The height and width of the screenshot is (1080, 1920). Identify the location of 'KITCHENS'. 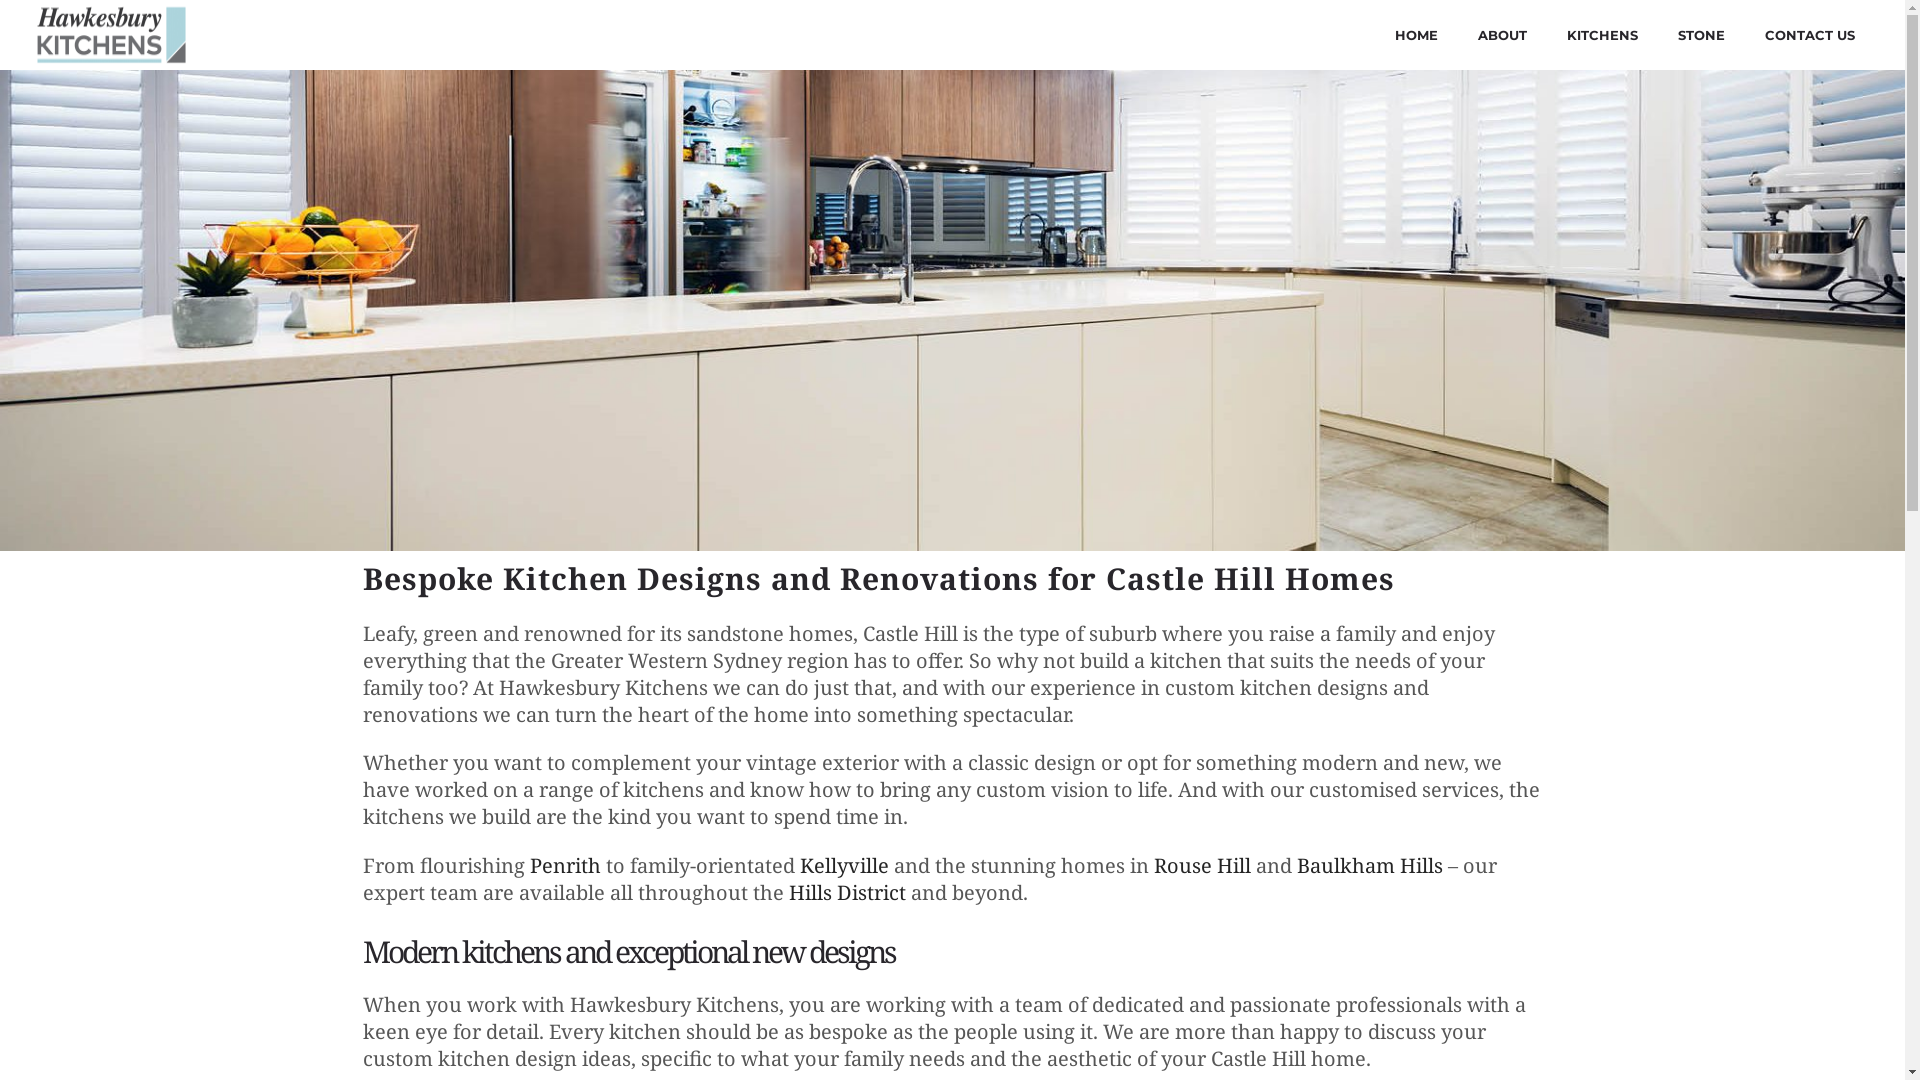
(1545, 34).